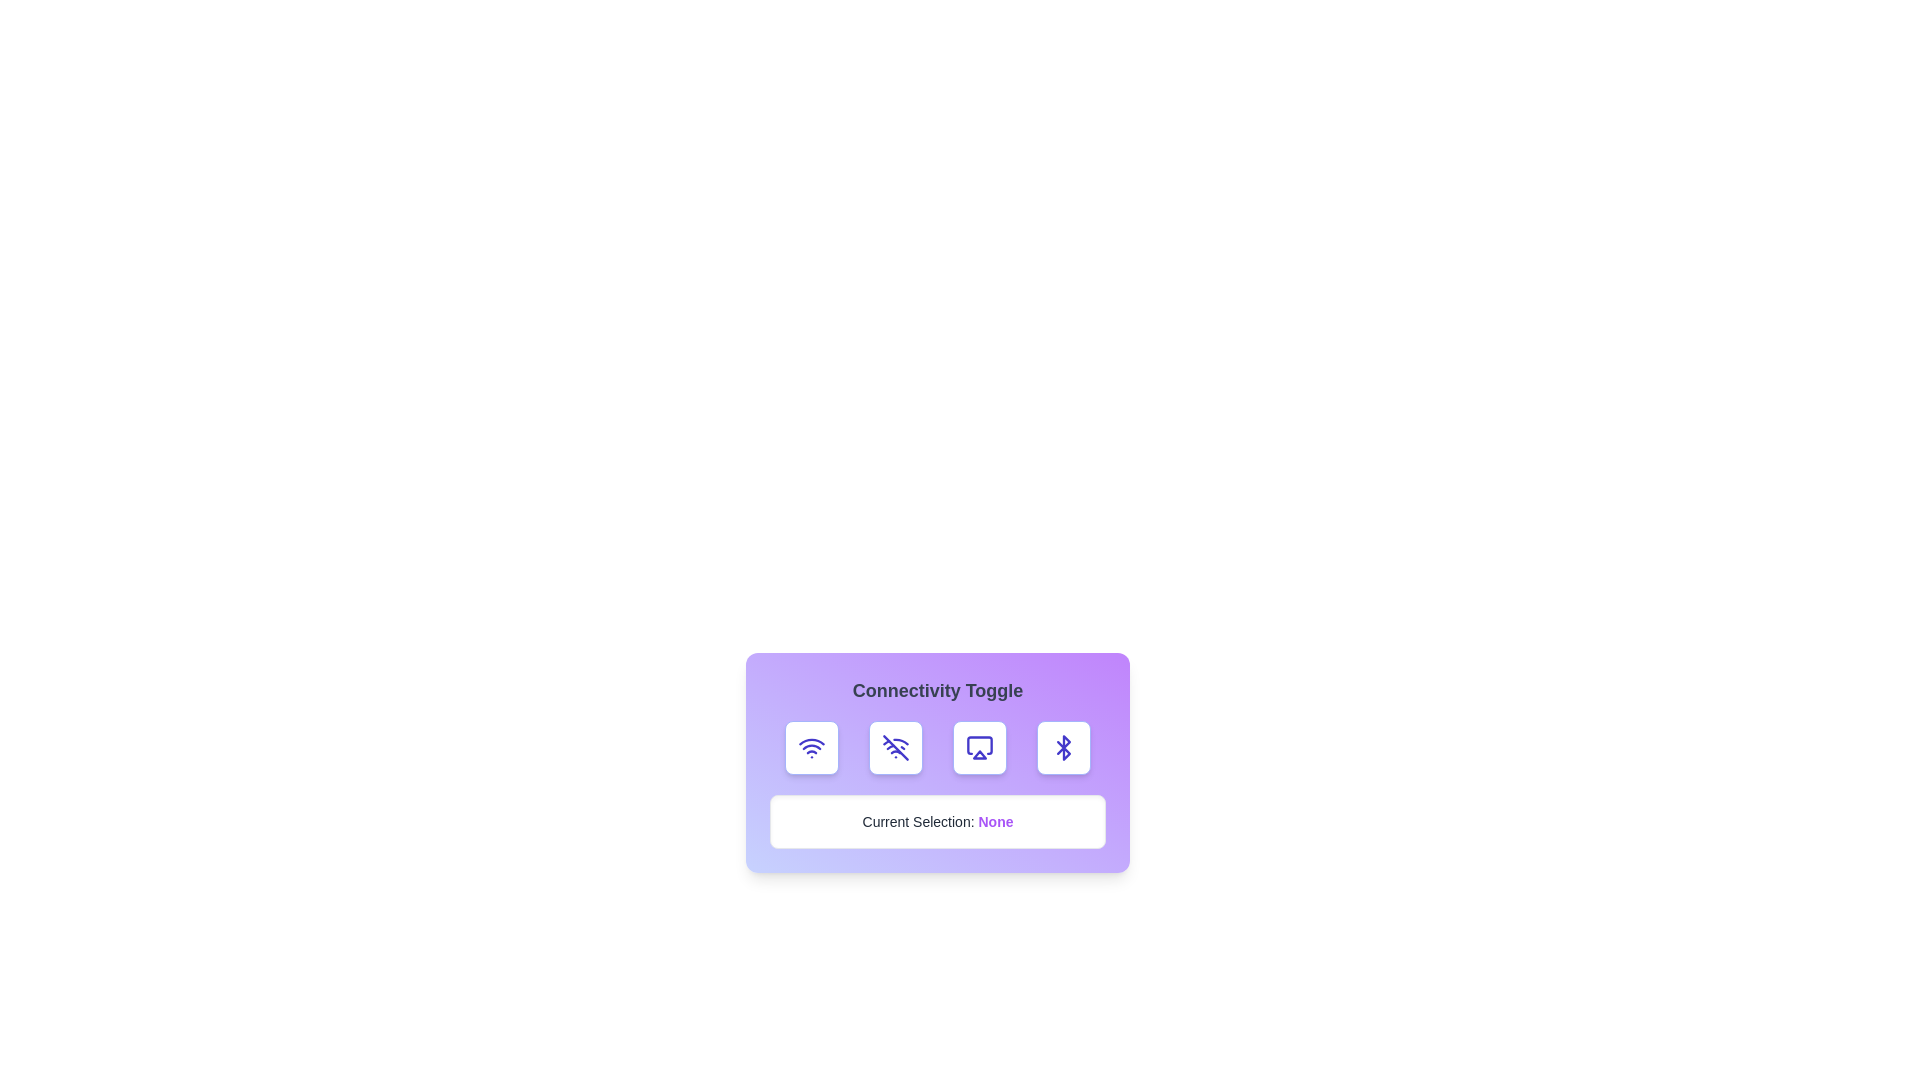 This screenshot has width=1920, height=1080. Describe the element at coordinates (1063, 748) in the screenshot. I see `the connectivity option Bluetooth by clicking its corresponding button` at that location.